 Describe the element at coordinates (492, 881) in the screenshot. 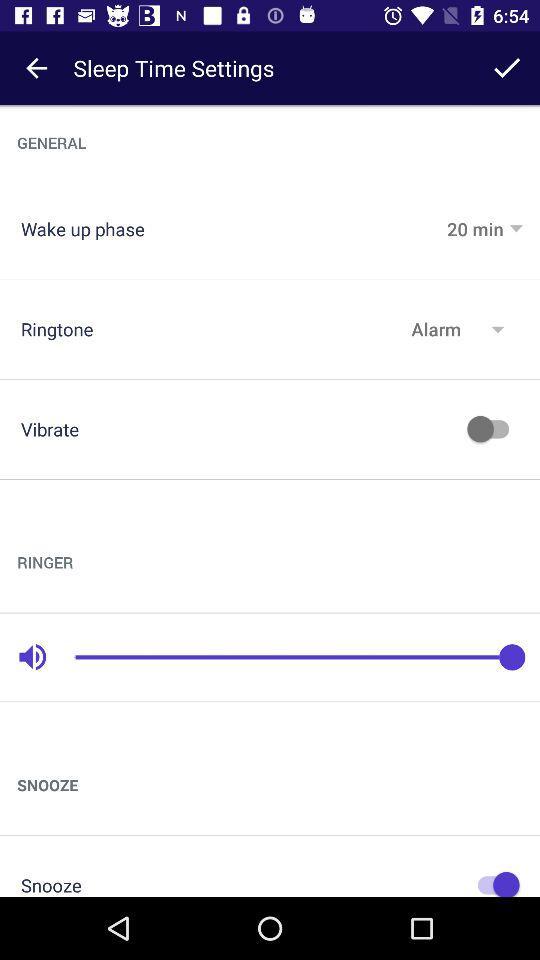

I see `snooze on/off button` at that location.